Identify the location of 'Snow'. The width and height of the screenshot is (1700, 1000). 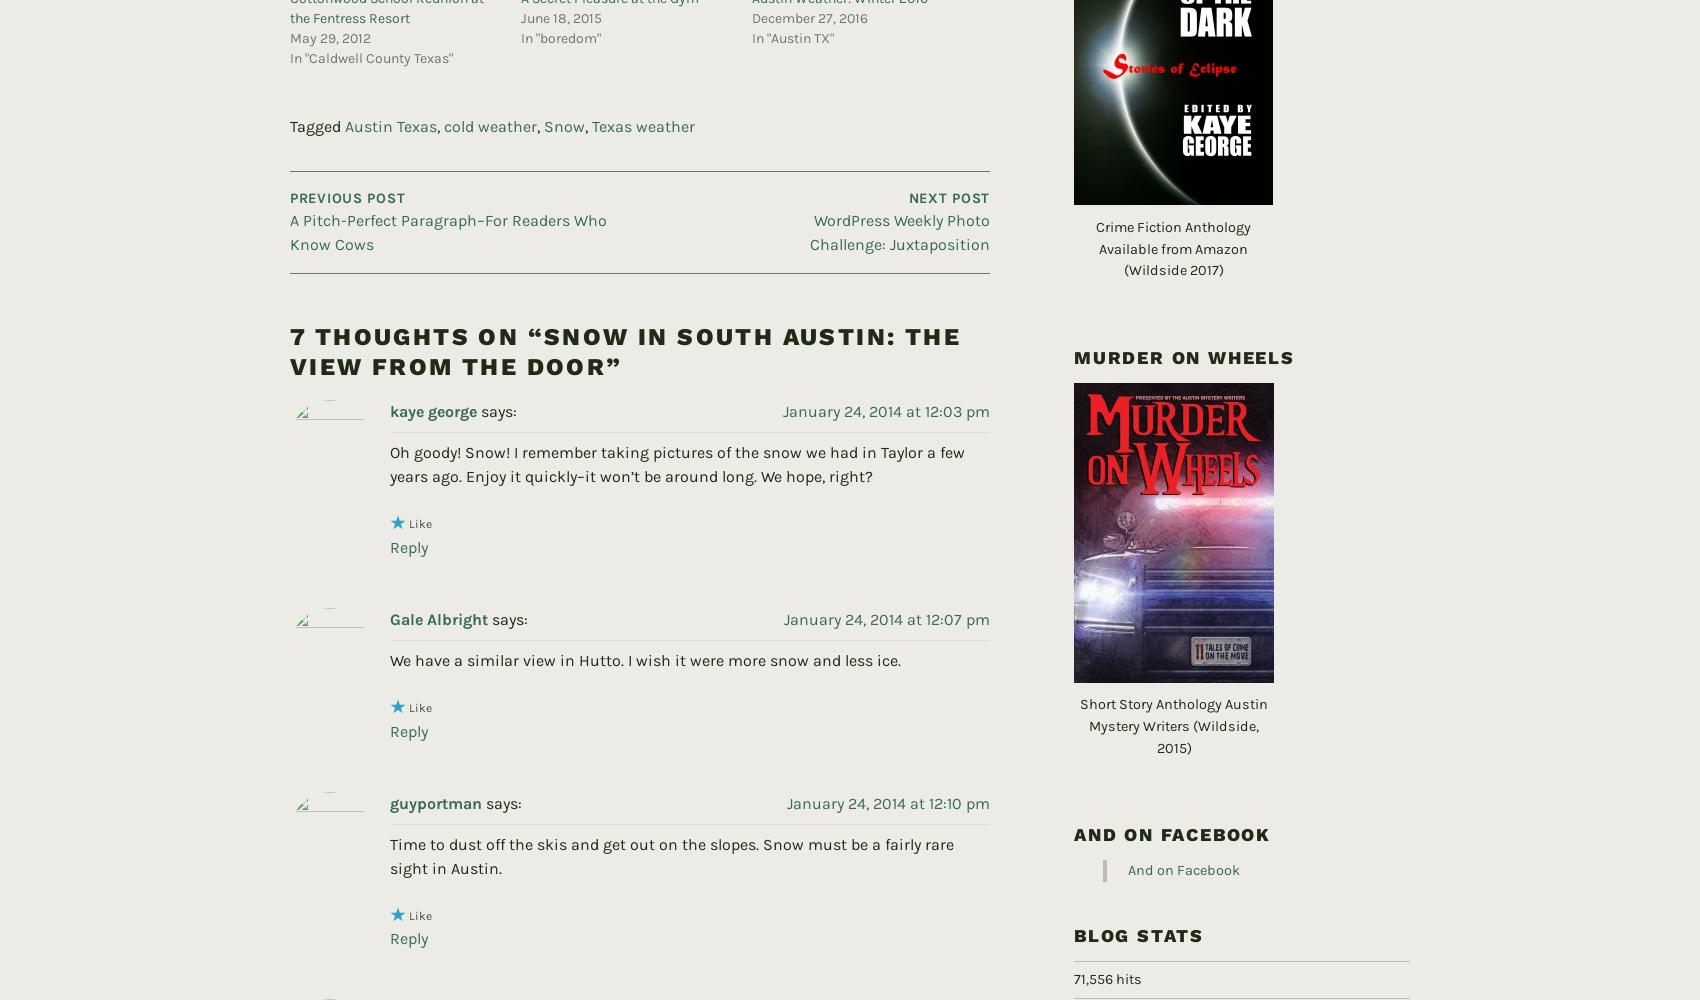
(563, 92).